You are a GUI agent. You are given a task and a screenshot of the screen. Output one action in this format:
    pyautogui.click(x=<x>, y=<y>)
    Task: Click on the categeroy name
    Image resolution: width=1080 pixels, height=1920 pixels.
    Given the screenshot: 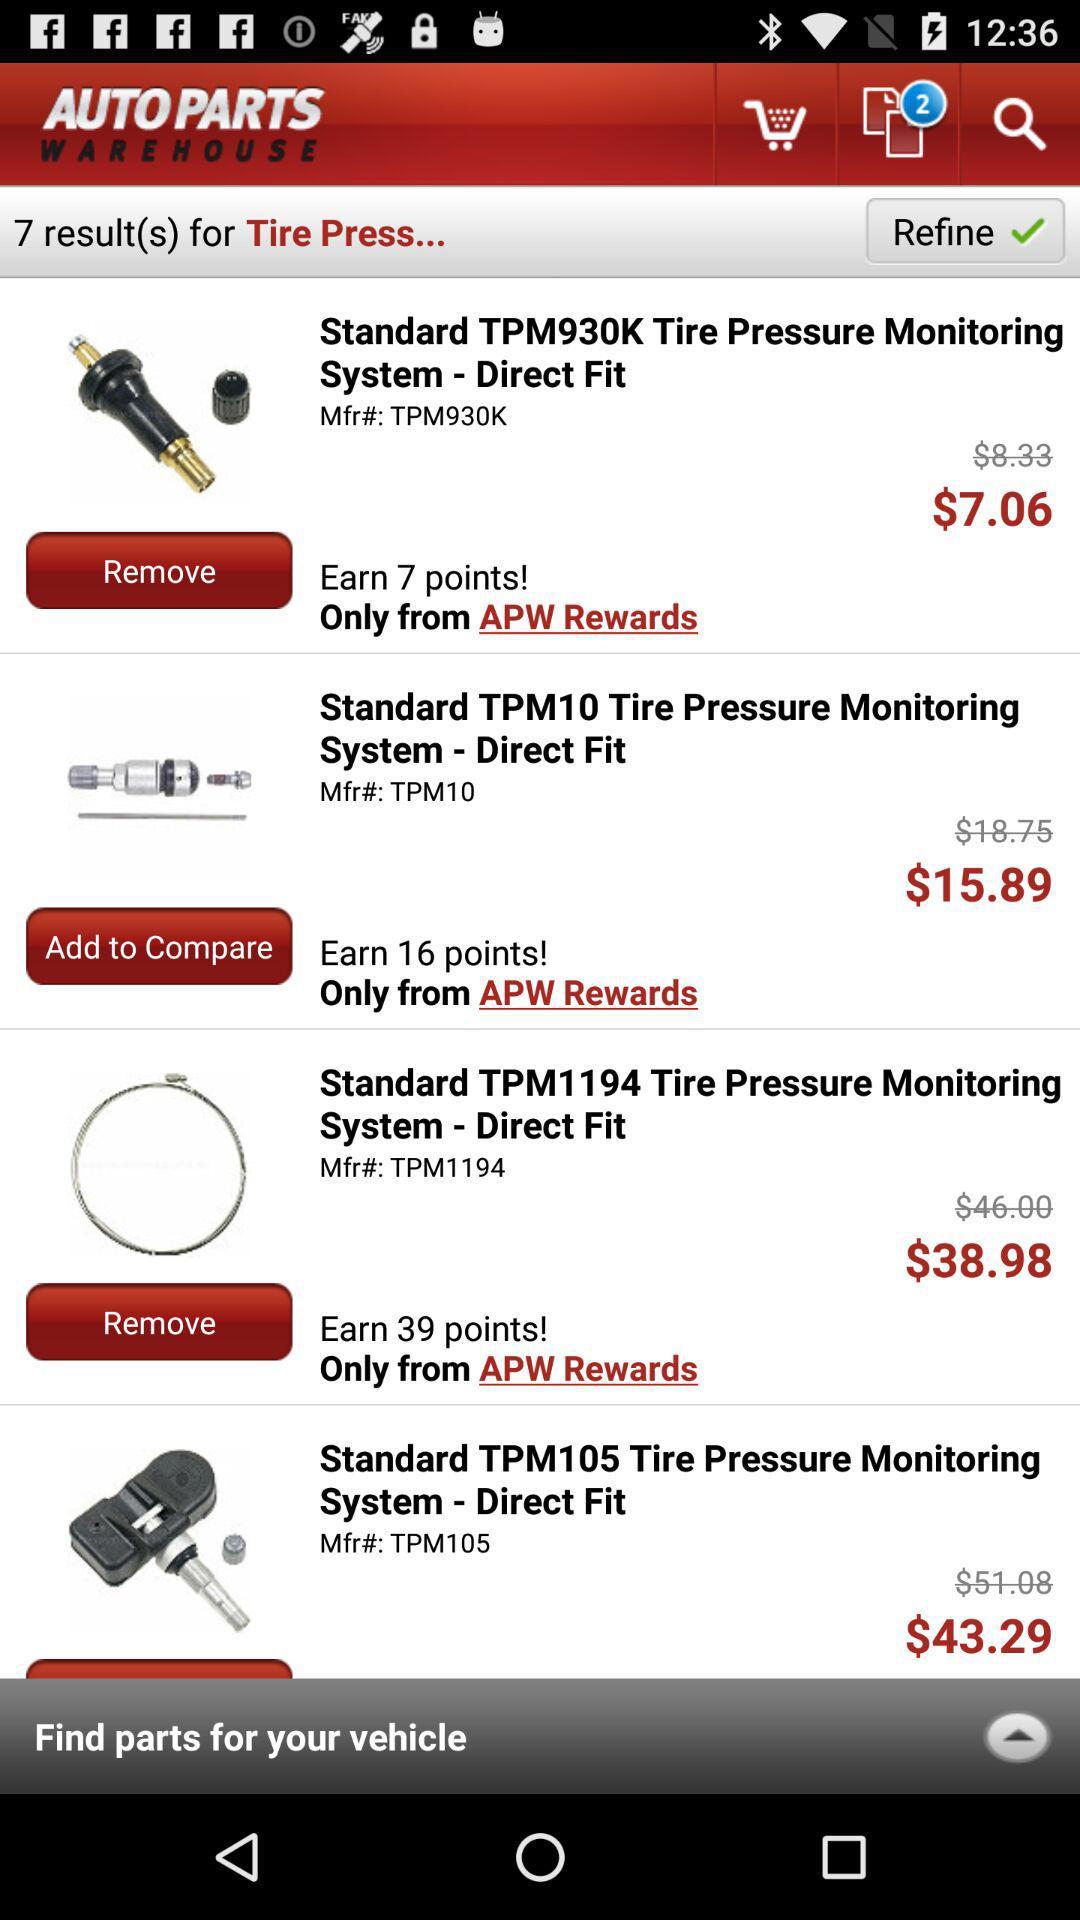 What is the action you would take?
    pyautogui.click(x=183, y=123)
    